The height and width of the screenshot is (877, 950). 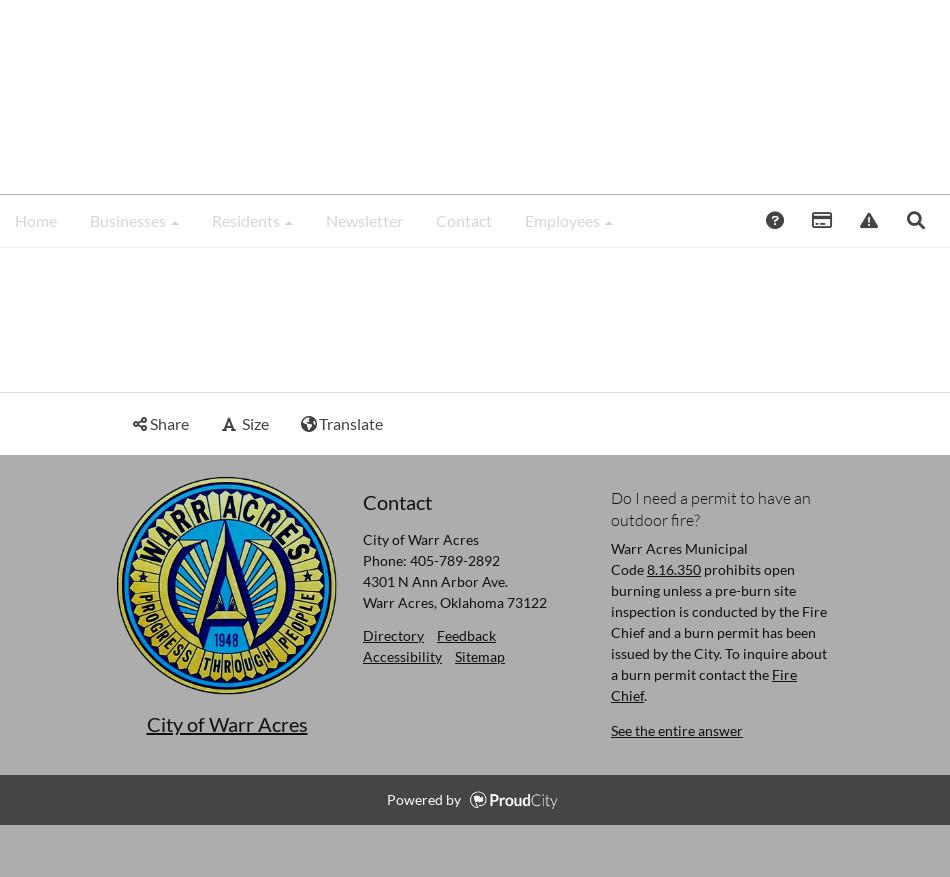 What do you see at coordinates (880, 217) in the screenshot?
I see `'Payments'` at bounding box center [880, 217].